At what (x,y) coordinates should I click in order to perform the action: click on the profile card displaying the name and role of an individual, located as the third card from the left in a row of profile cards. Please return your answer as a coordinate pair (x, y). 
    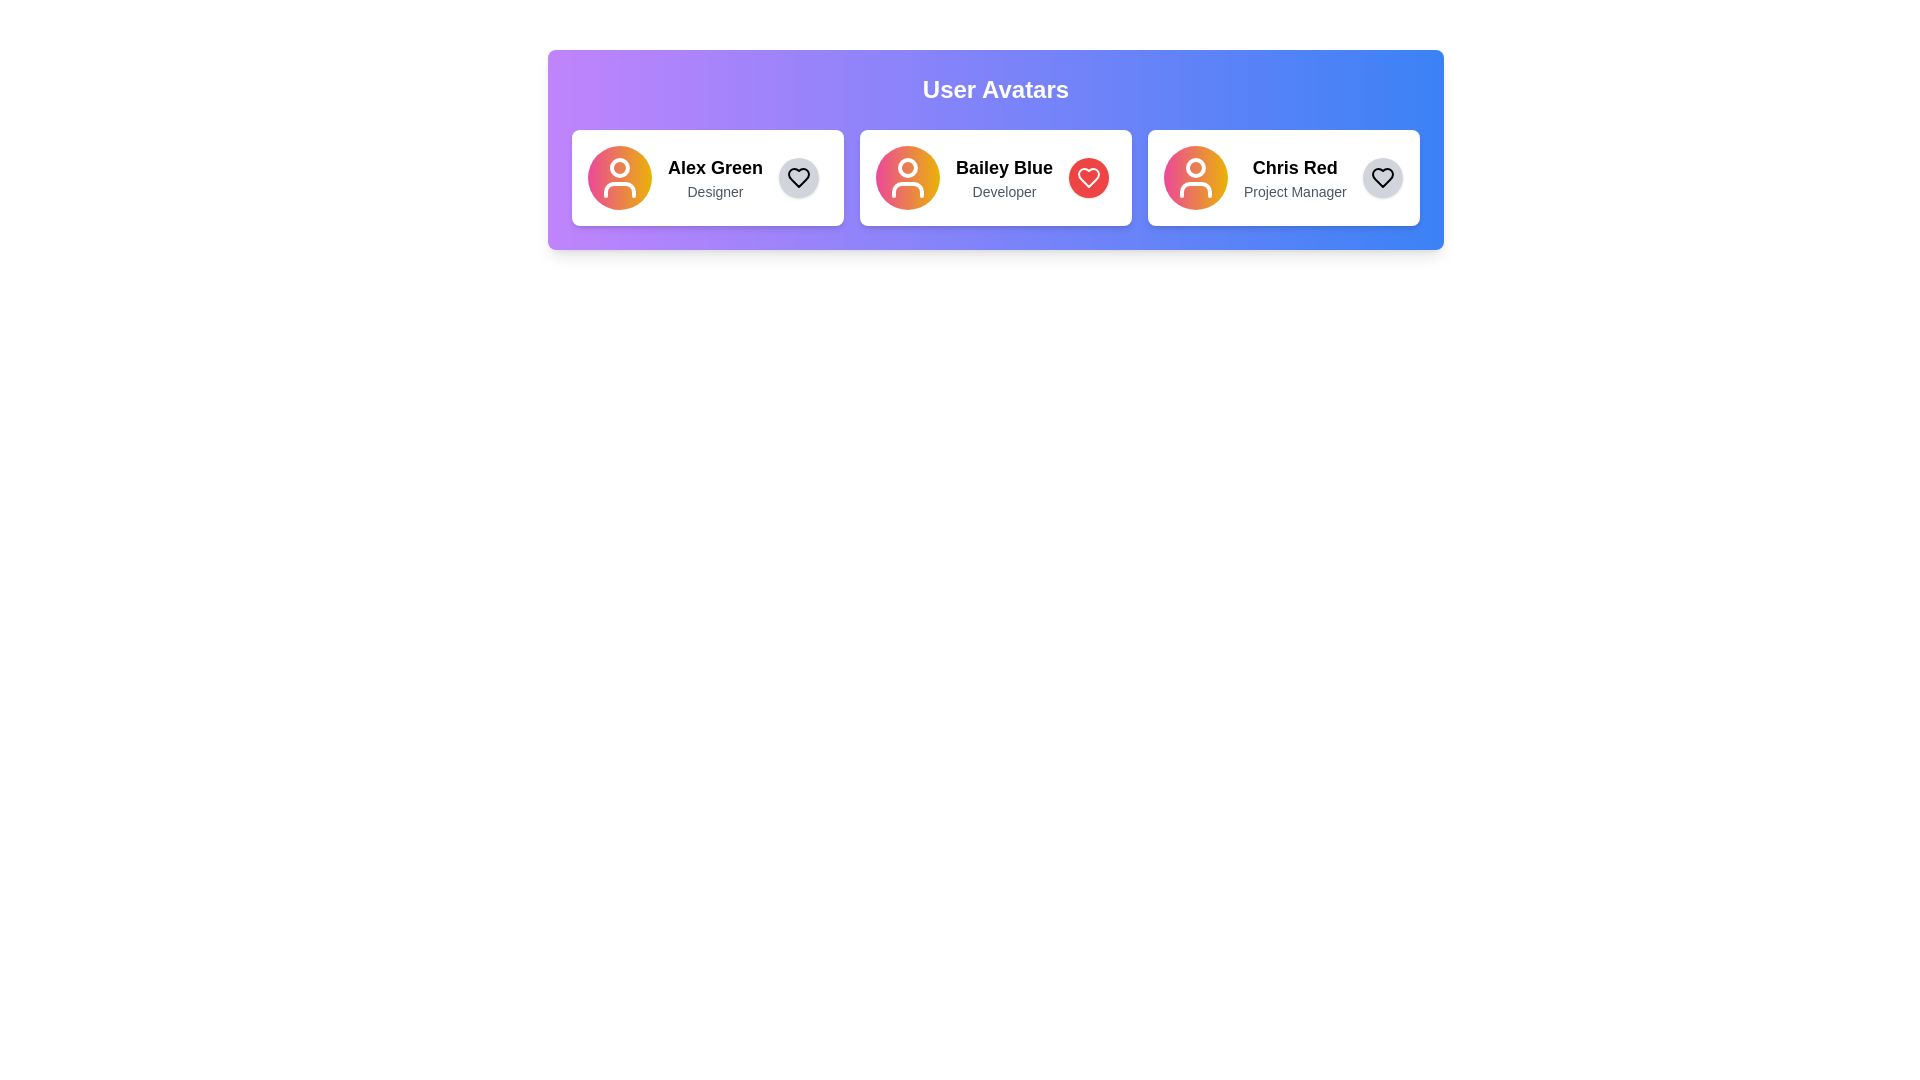
    Looking at the image, I should click on (1295, 176).